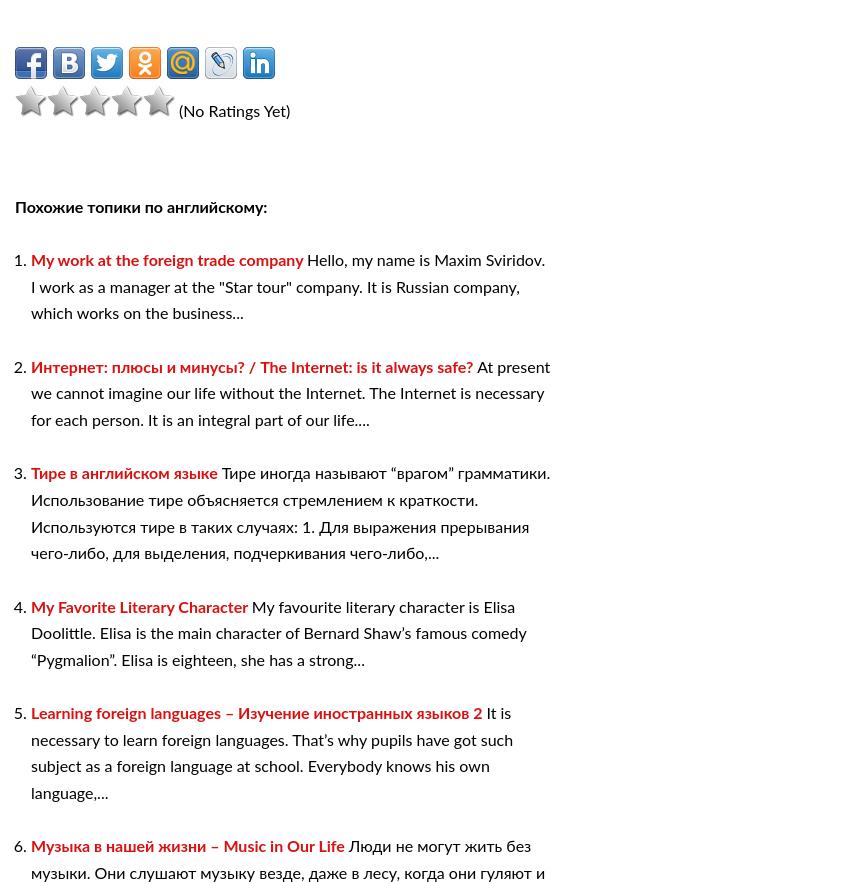 The height and width of the screenshot is (882, 850). I want to click on 'Learning foreign languages – Изучение иностранных языков 2', so click(257, 713).